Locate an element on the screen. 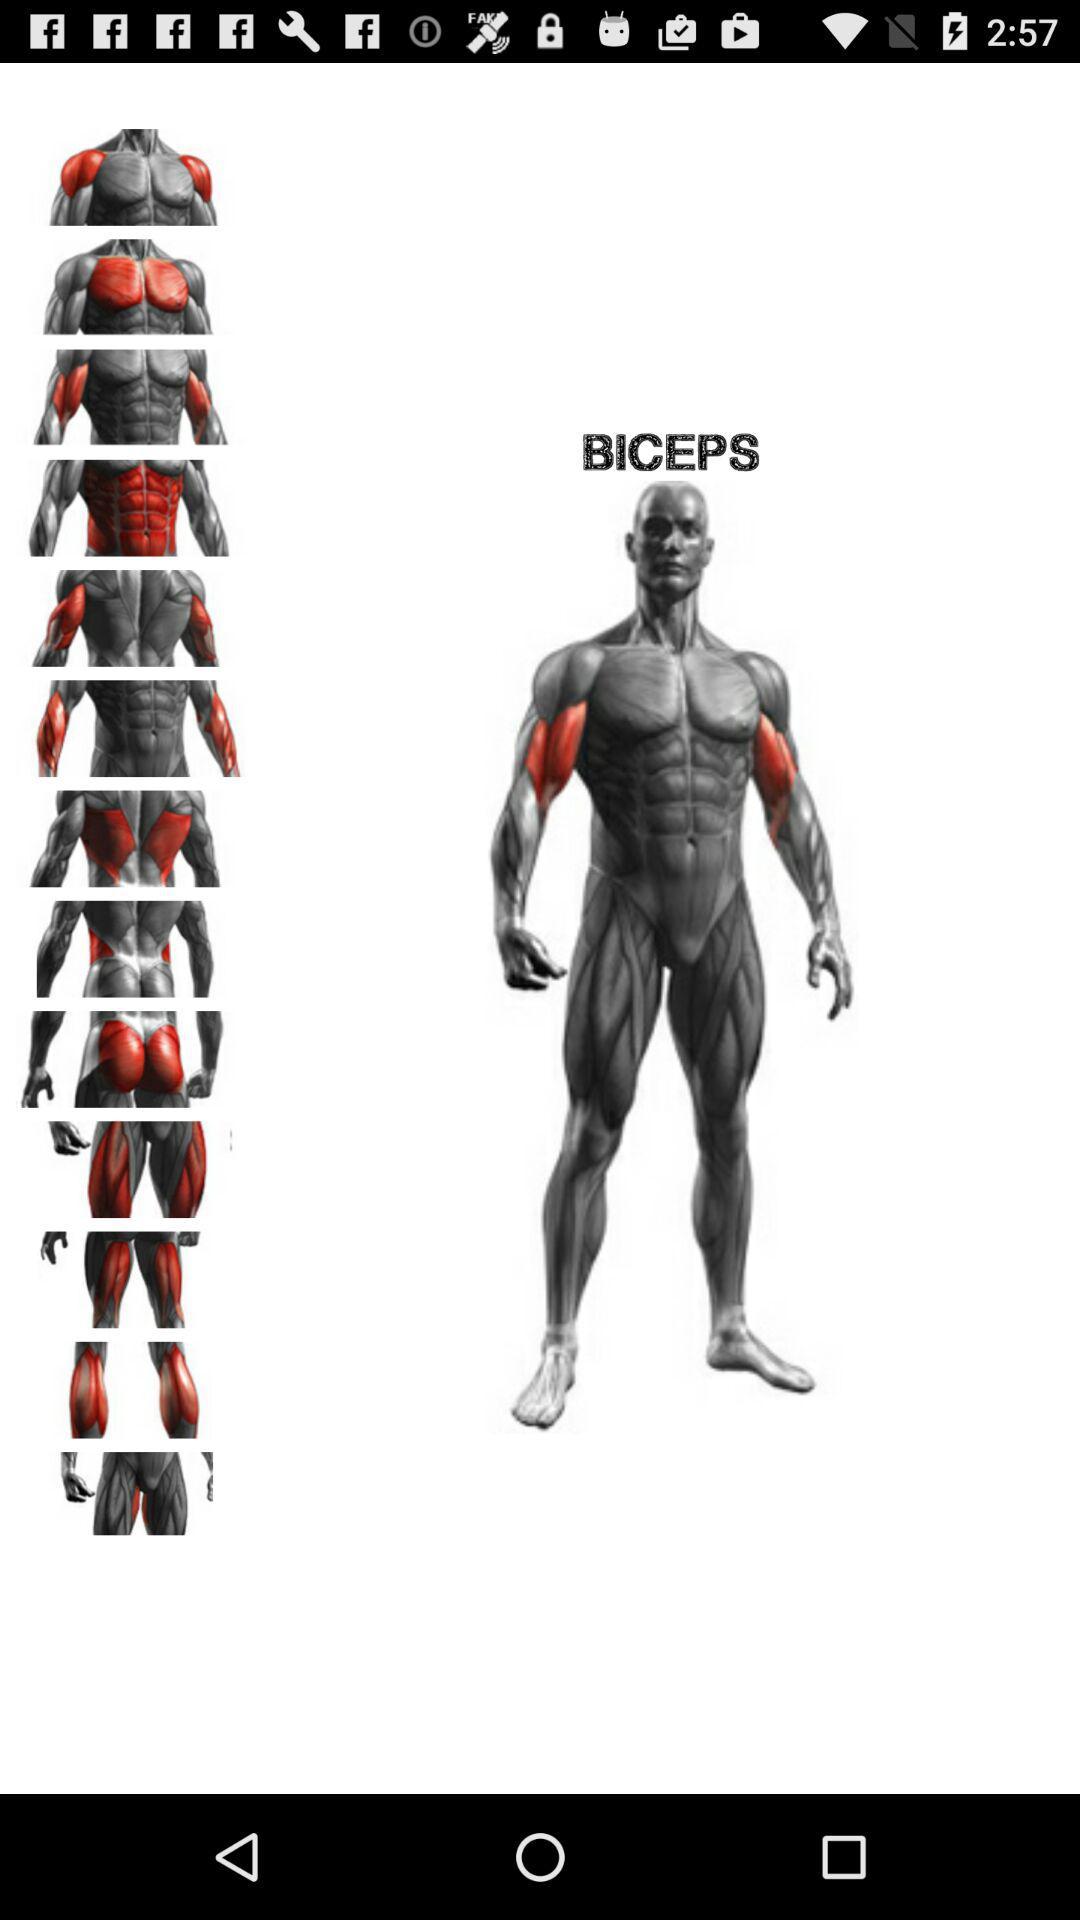  advice on how to workout muscles in buttocks is located at coordinates (131, 1051).